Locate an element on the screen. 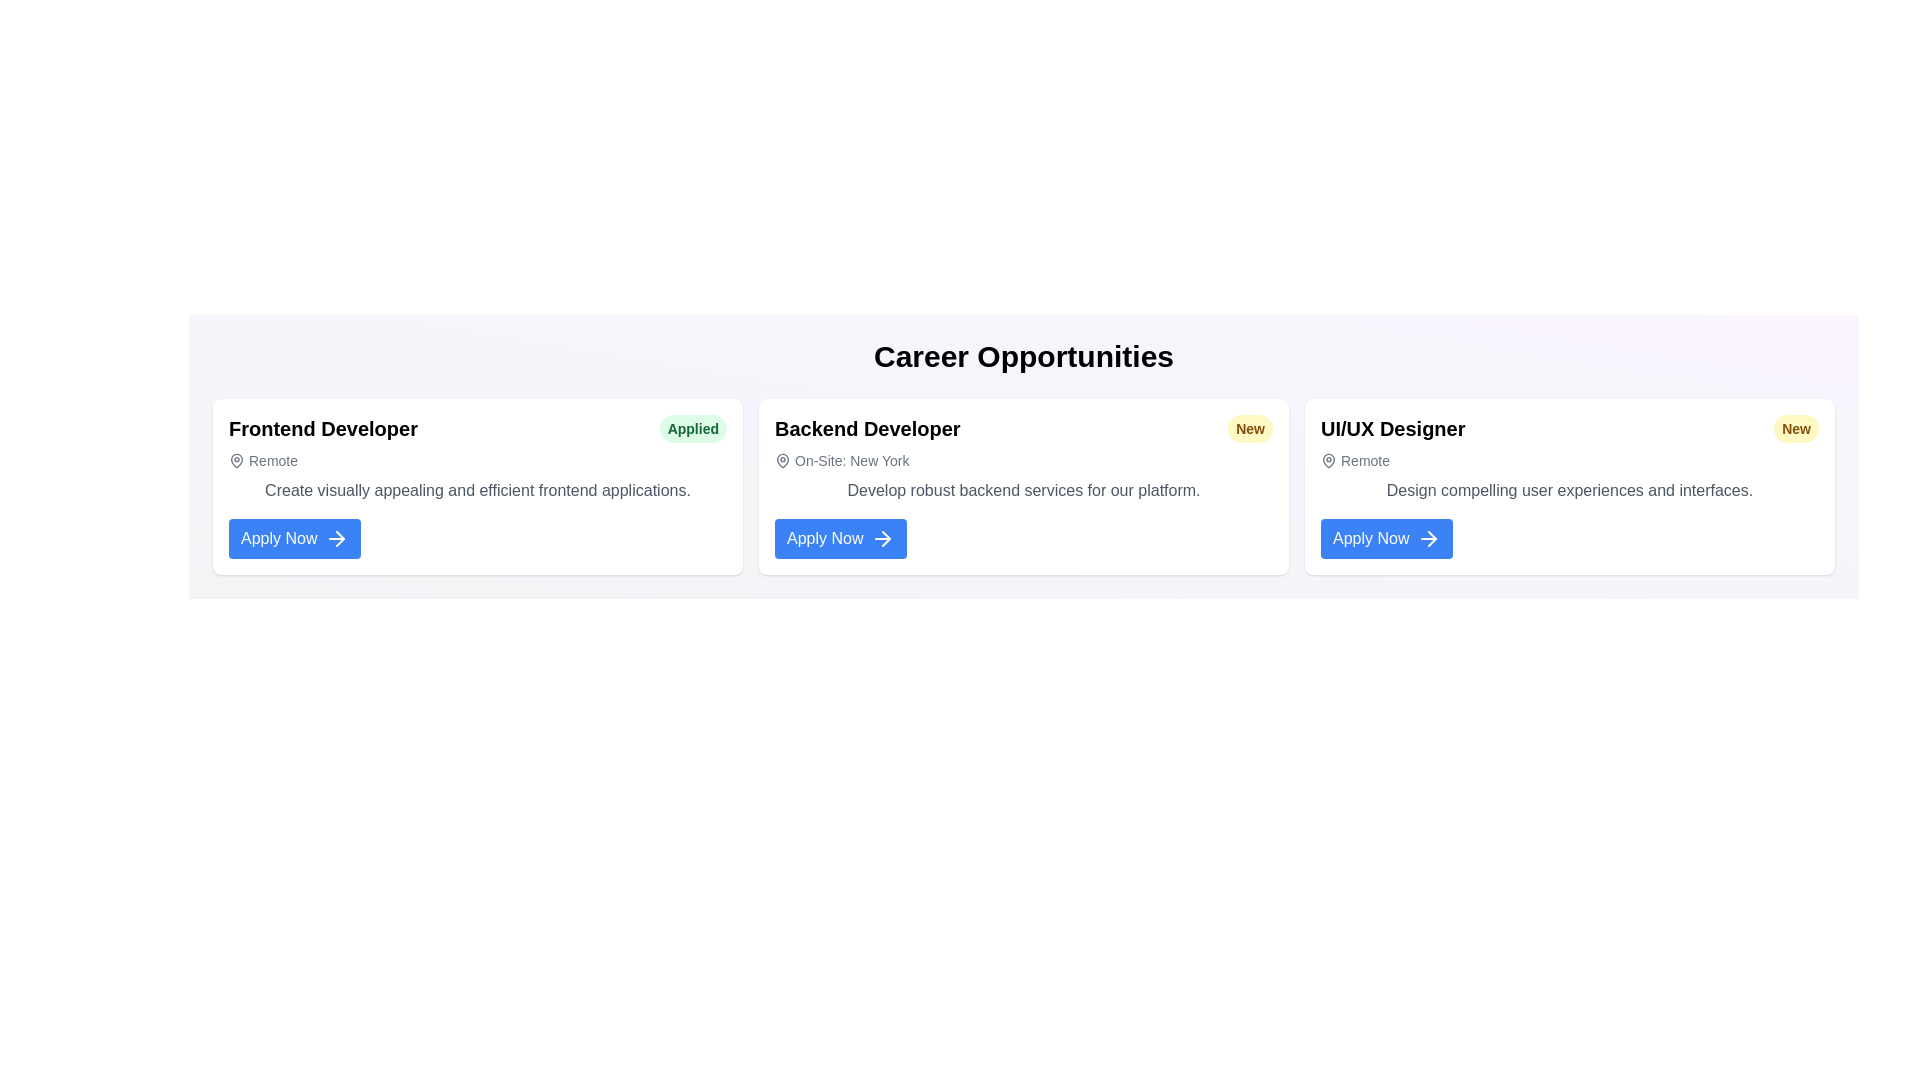 The height and width of the screenshot is (1080, 1920). the forward action icon within the 'Apply Now' button of the 'UI/UX Designer' card, located at the rightmost position of the cards row is located at coordinates (1428, 538).